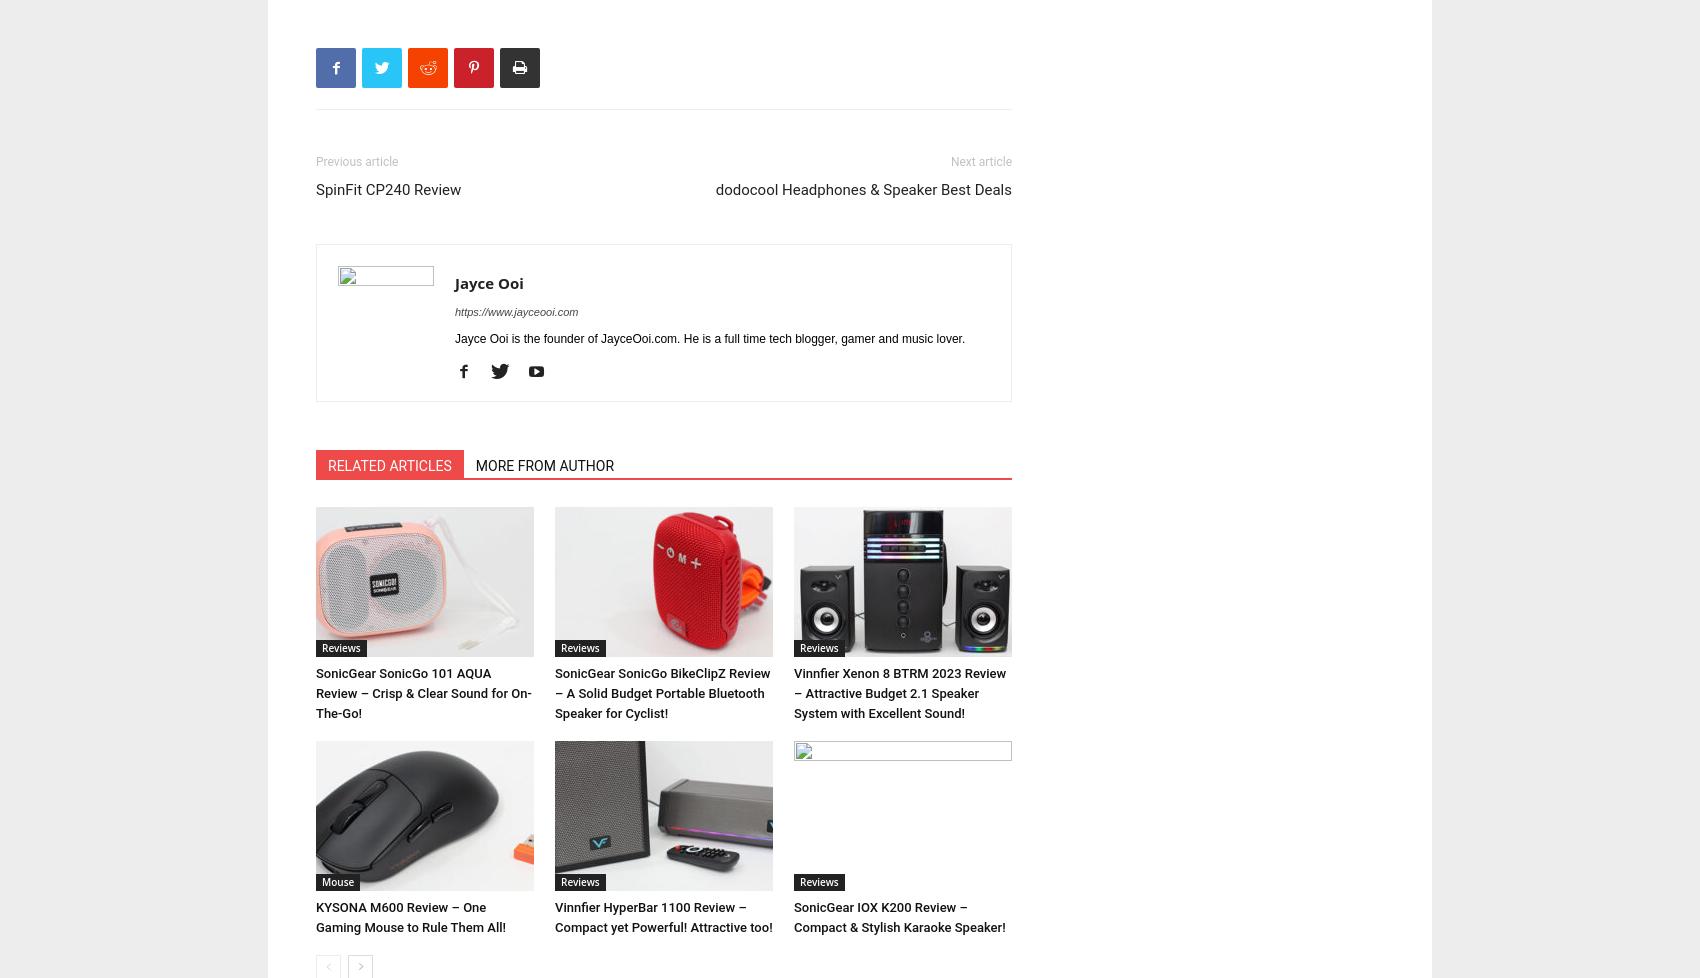 This screenshot has width=1700, height=978. Describe the element at coordinates (543, 465) in the screenshot. I see `'MORE FROM AUTHOR'` at that location.